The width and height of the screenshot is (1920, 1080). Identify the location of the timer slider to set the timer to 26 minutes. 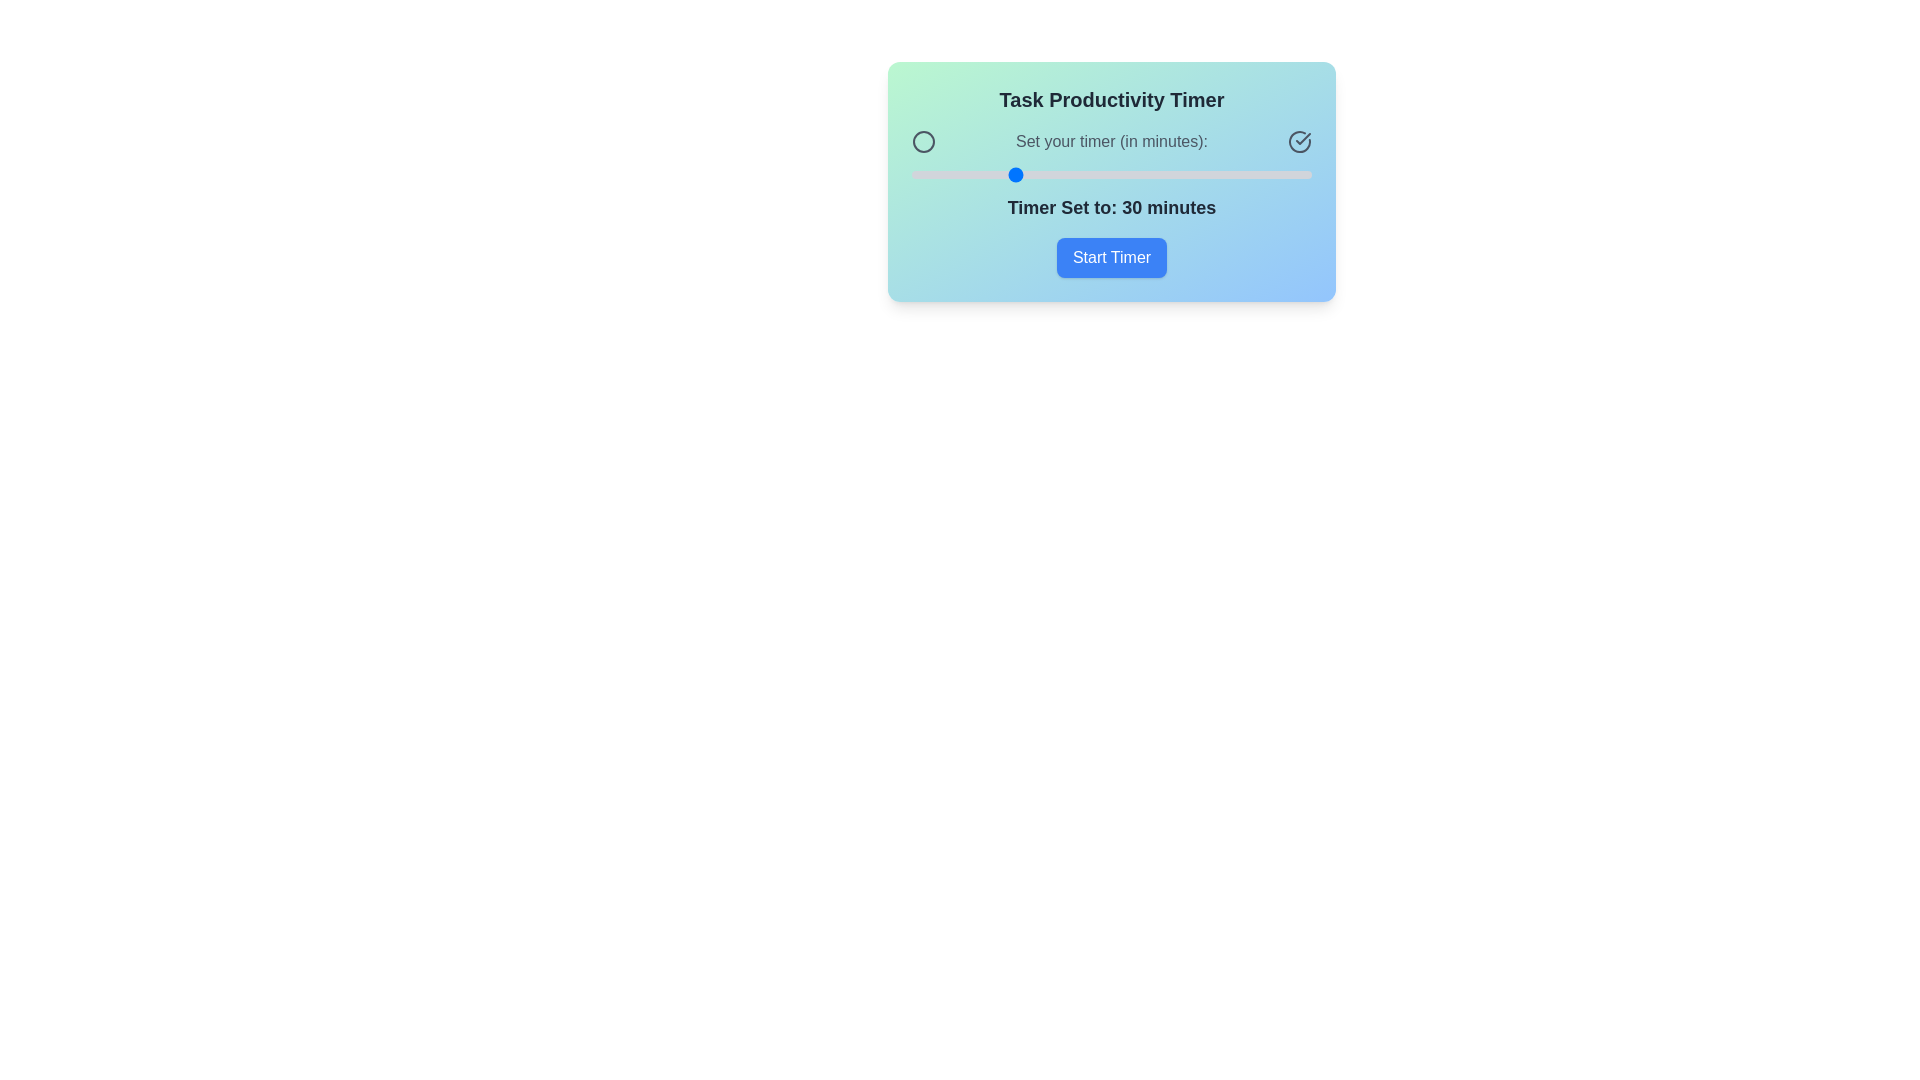
(992, 173).